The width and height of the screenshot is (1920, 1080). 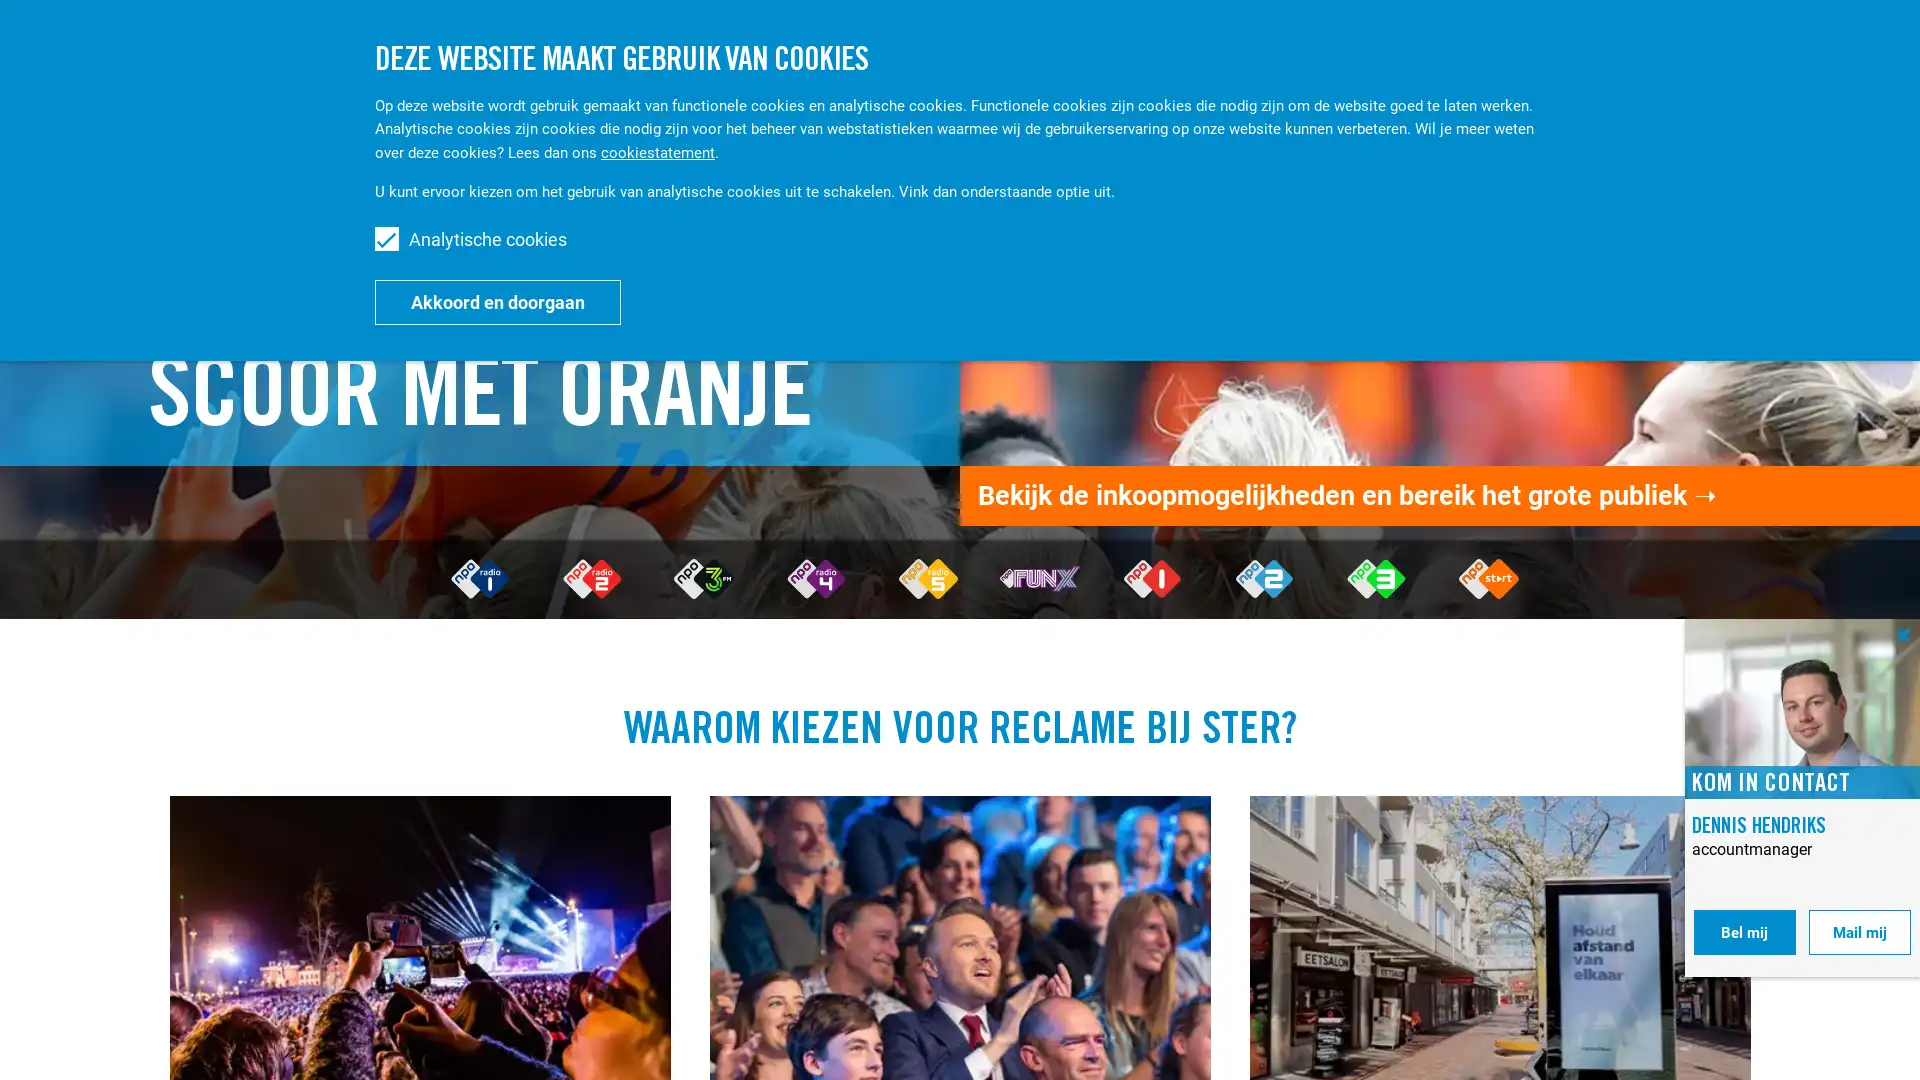 What do you see at coordinates (1713, 48) in the screenshot?
I see `Zoeken` at bounding box center [1713, 48].